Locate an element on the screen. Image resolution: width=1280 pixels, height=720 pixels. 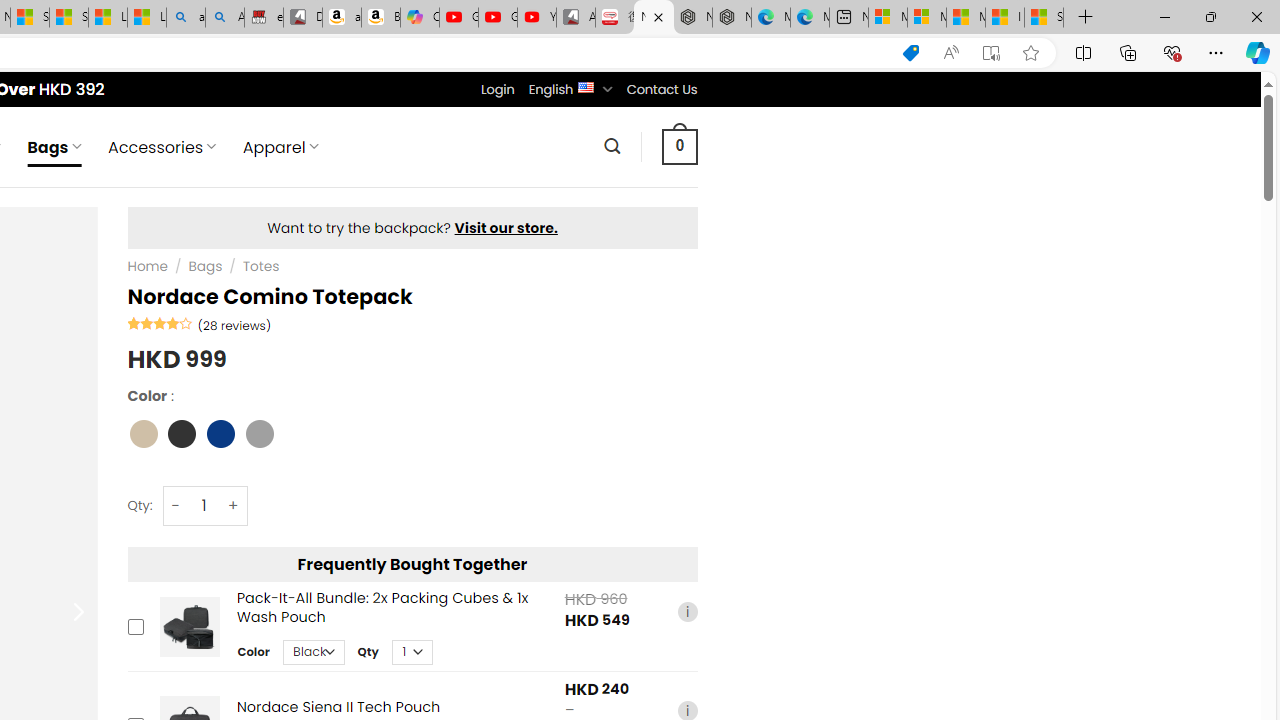
'Nordace Comino Totepack quantity' is located at coordinates (204, 504).